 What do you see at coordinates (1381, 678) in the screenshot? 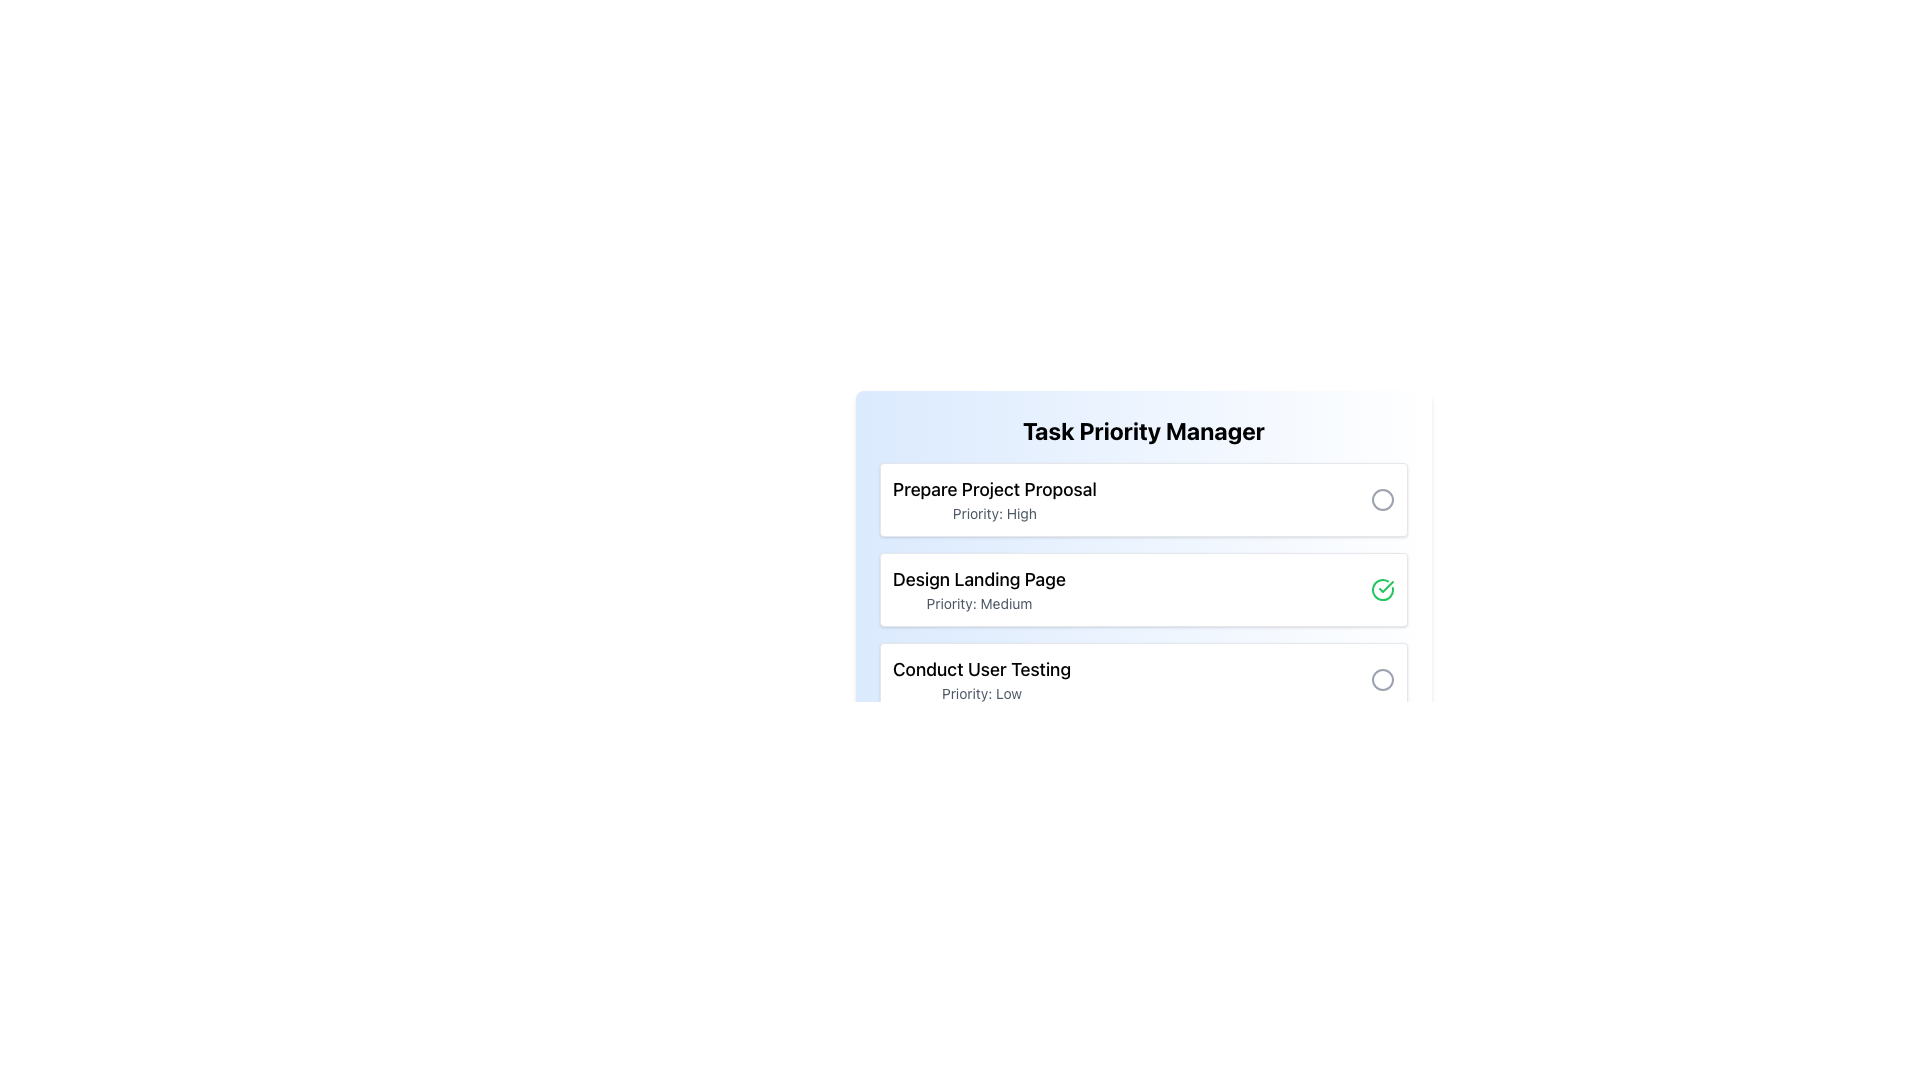
I see `the circular icon button with a grey outline located on the far-right end of the third row, associated with the 'Conduct User Testing' task` at bounding box center [1381, 678].